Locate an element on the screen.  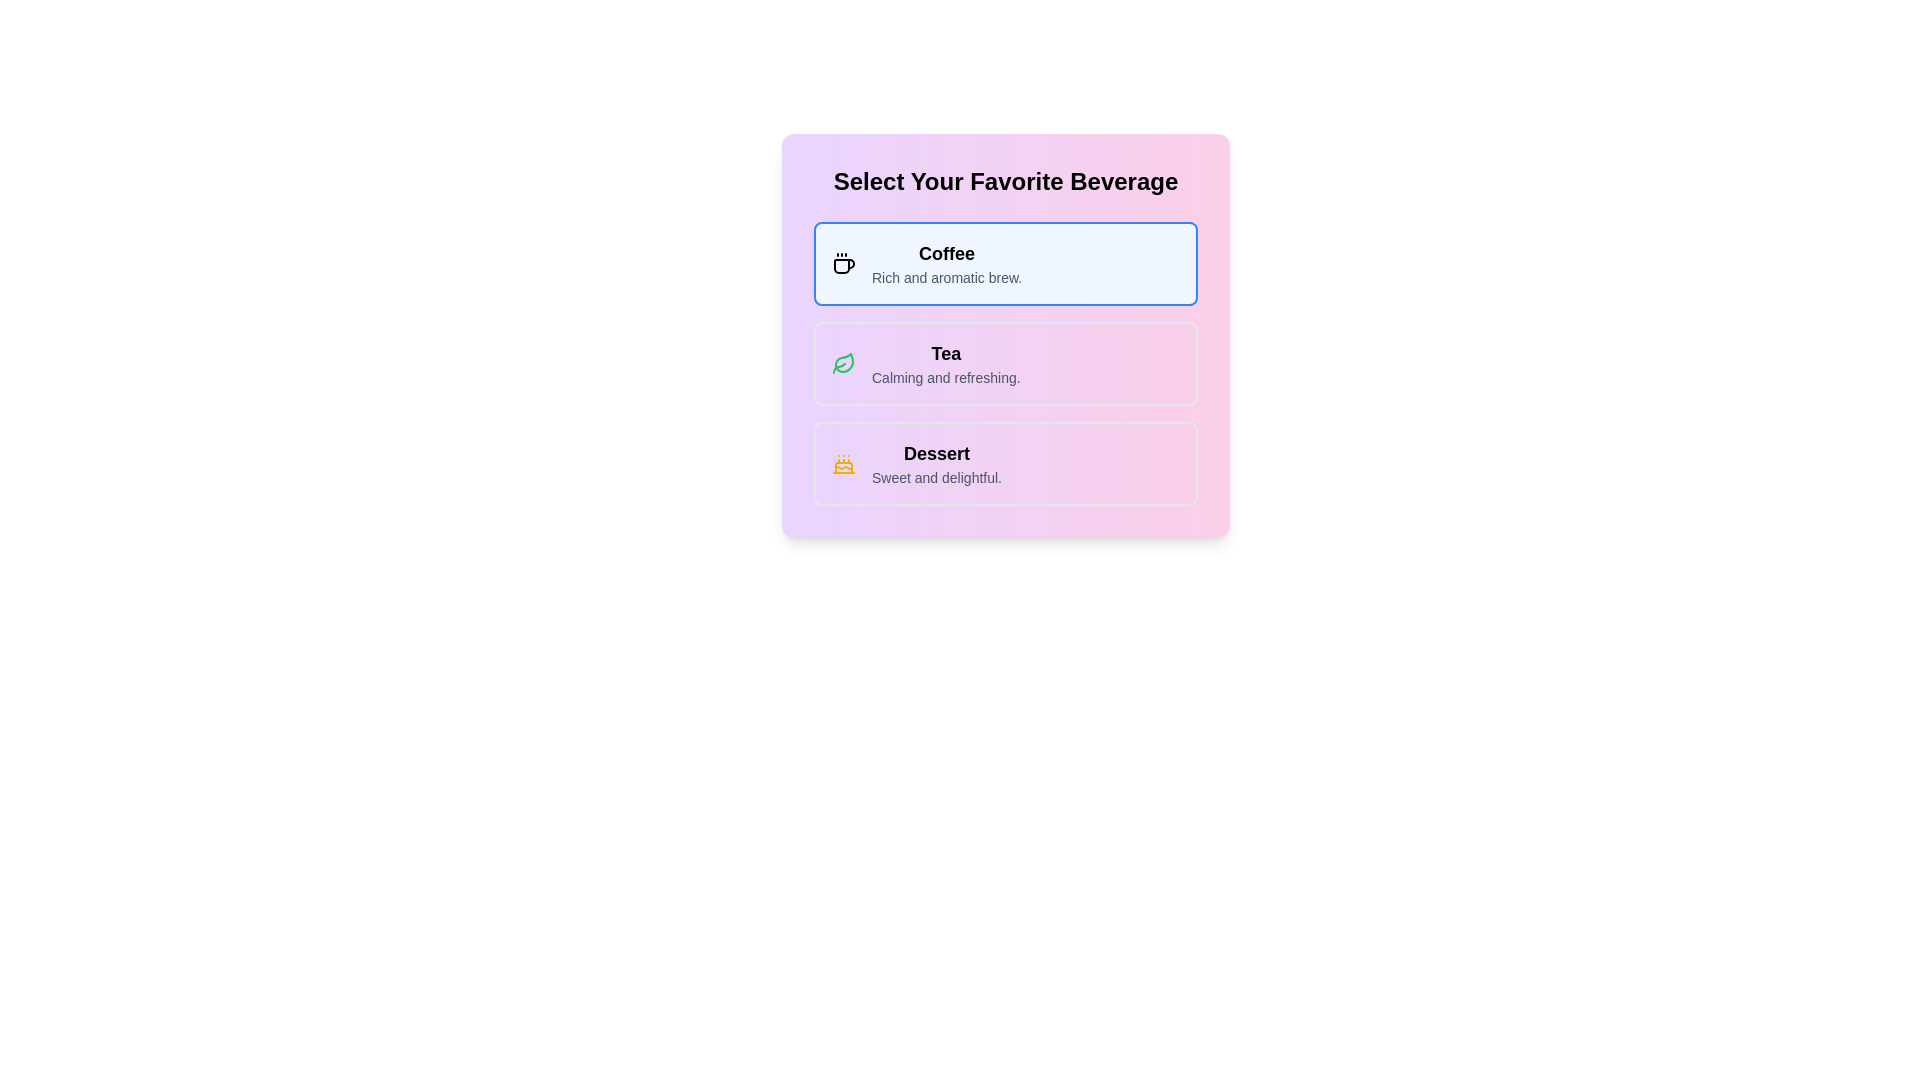
description from the text label displaying 'Sweet and delightful.' which is located under the 'Dessert' label in the beverage selection options is located at coordinates (935, 478).